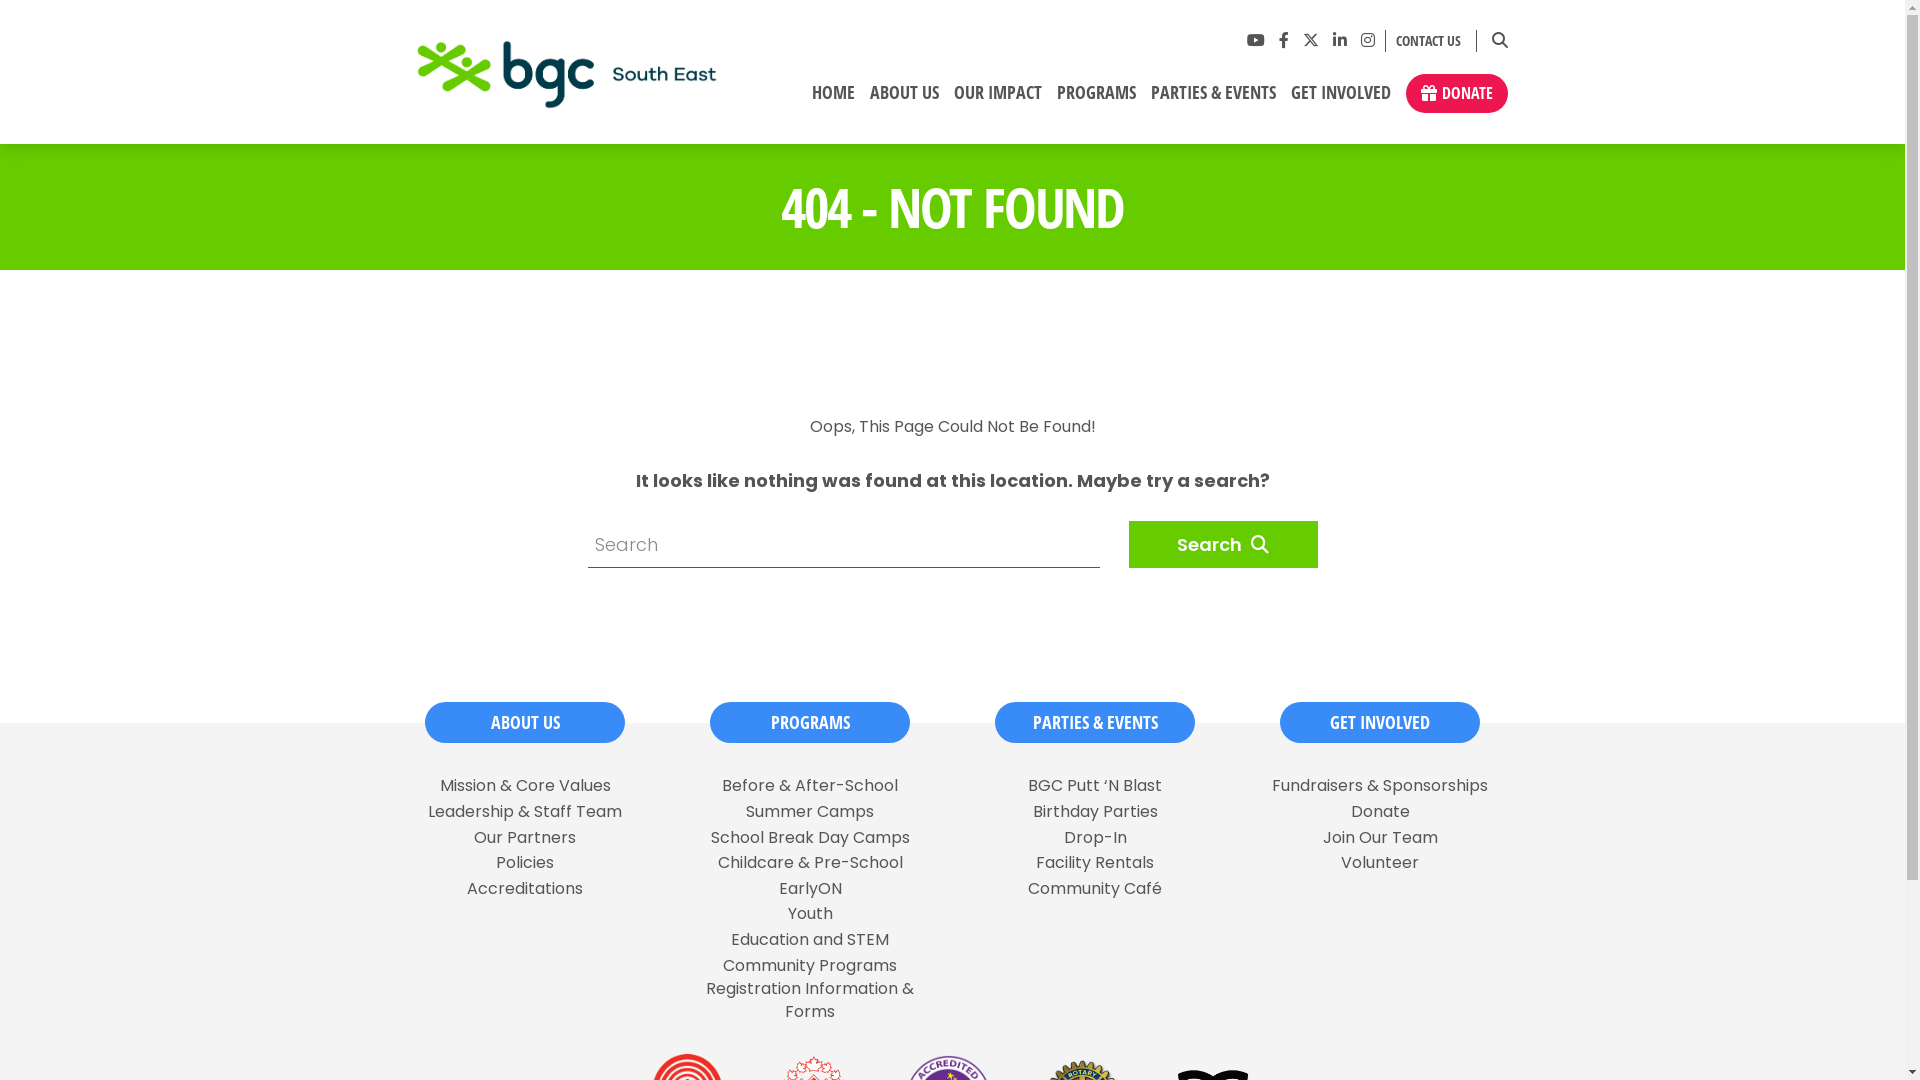 This screenshot has height=1080, width=1920. Describe the element at coordinates (804, 100) in the screenshot. I see `'HOME'` at that location.